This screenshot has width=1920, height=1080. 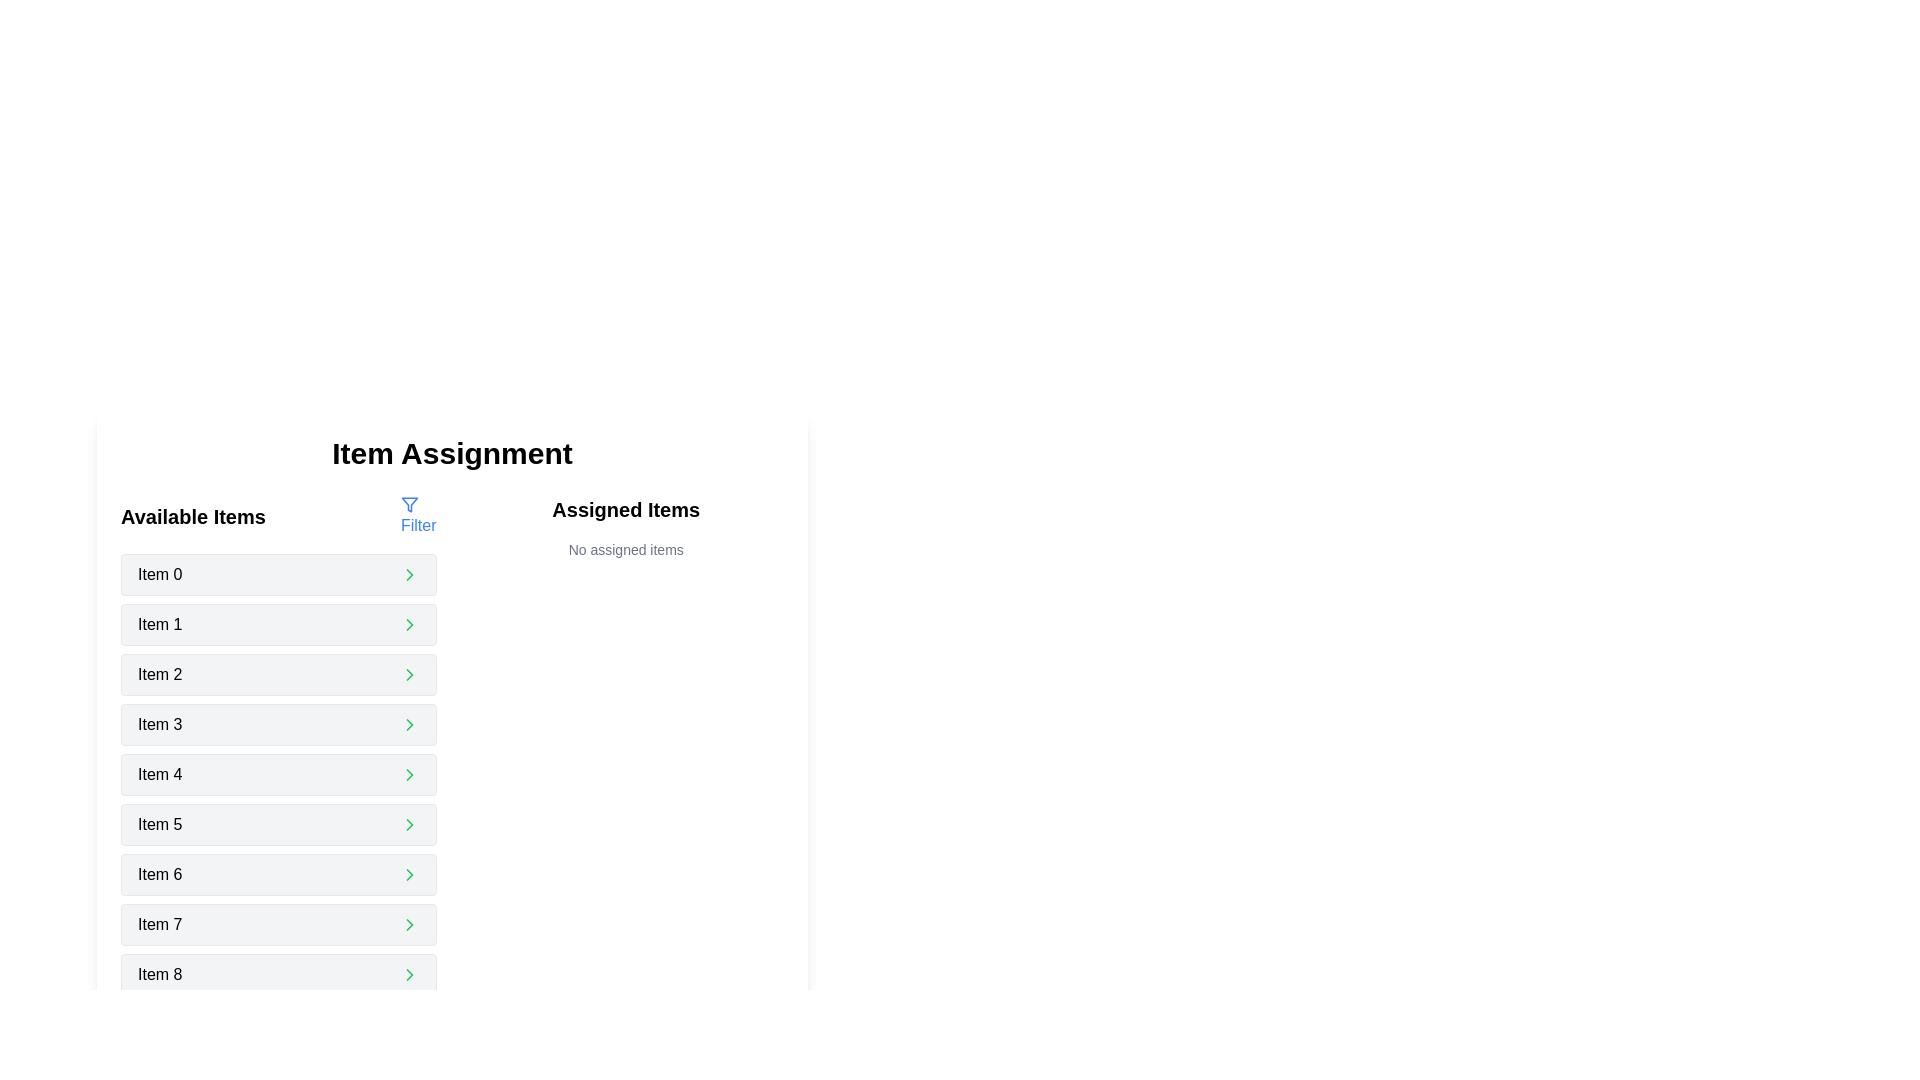 What do you see at coordinates (408, 874) in the screenshot?
I see `the green chevron icon pointing to the right associated with 'Item 6' in the 'Available Items' list` at bounding box center [408, 874].